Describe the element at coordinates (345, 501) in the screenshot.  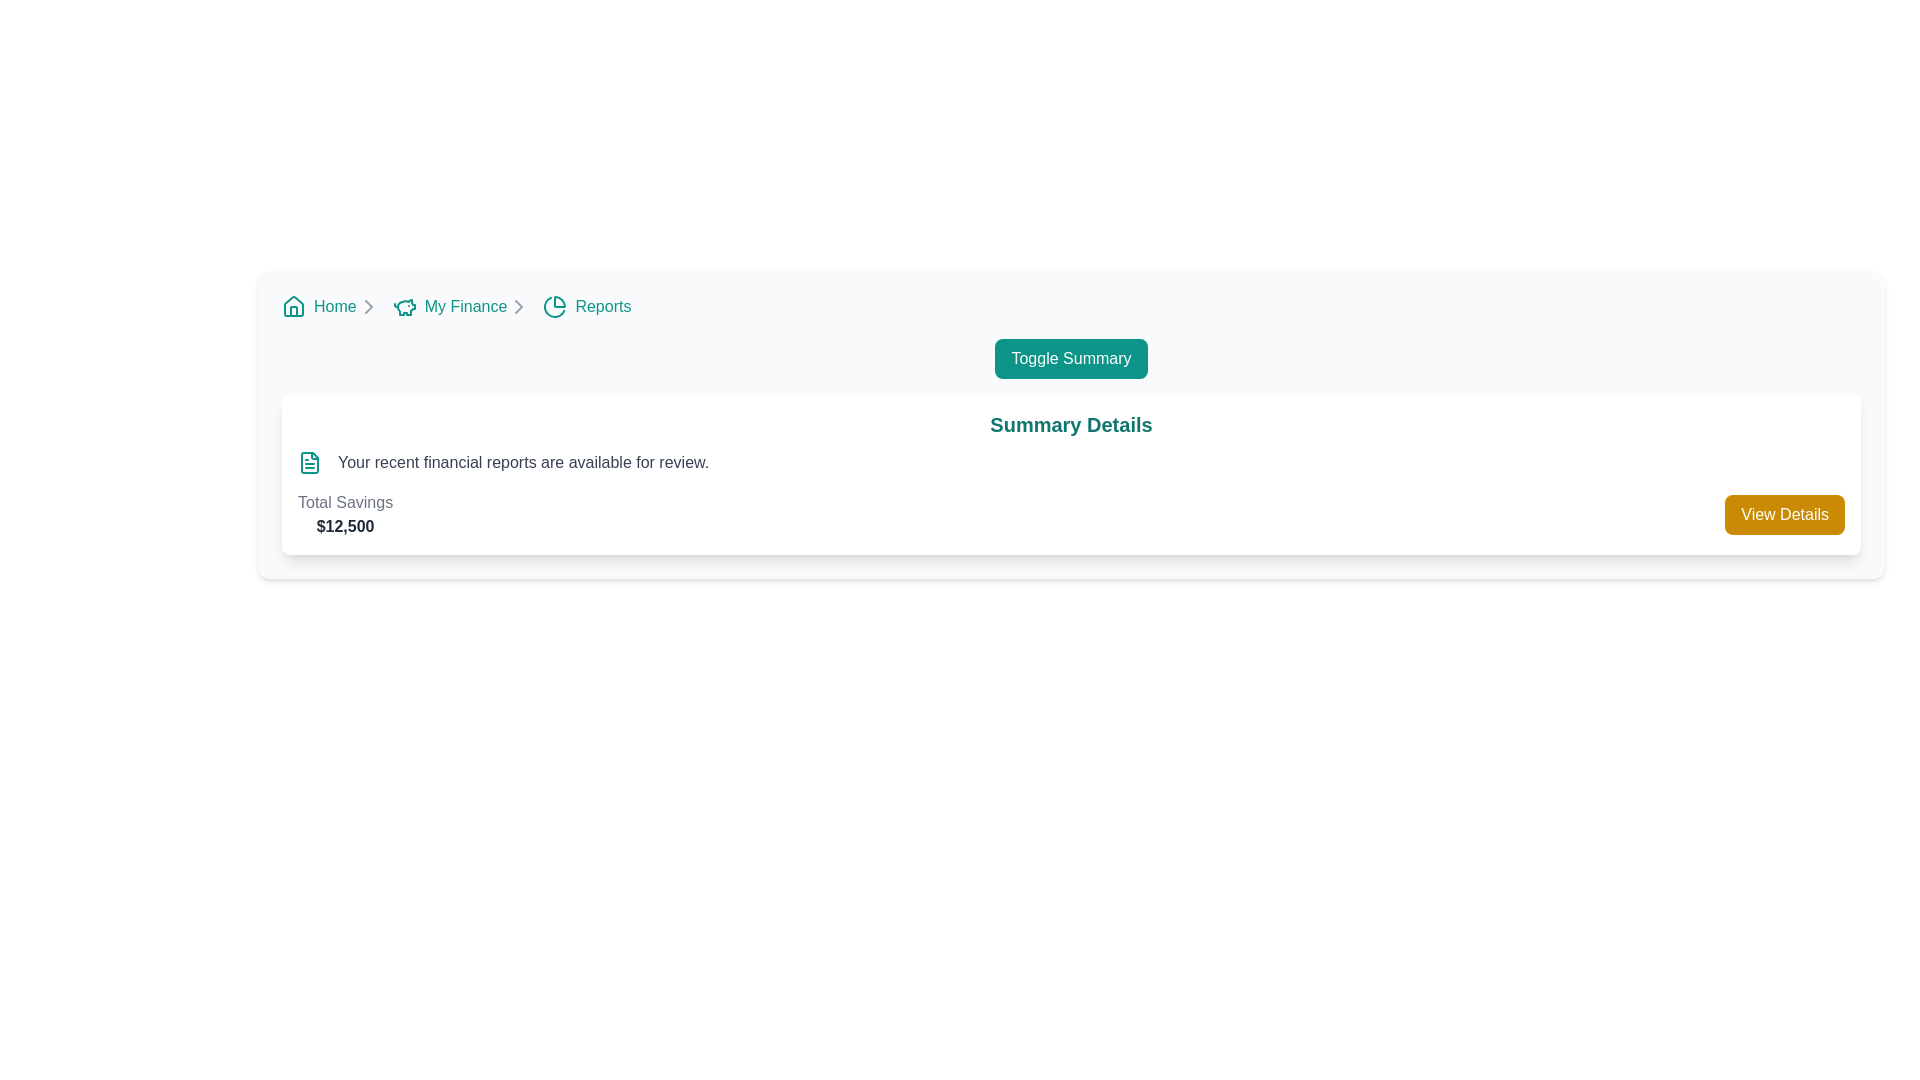
I see `the 'Total Savings' label, which displays the phrase in gray font style, located above the '$12,500' monetary value label within the financial summary section` at that location.